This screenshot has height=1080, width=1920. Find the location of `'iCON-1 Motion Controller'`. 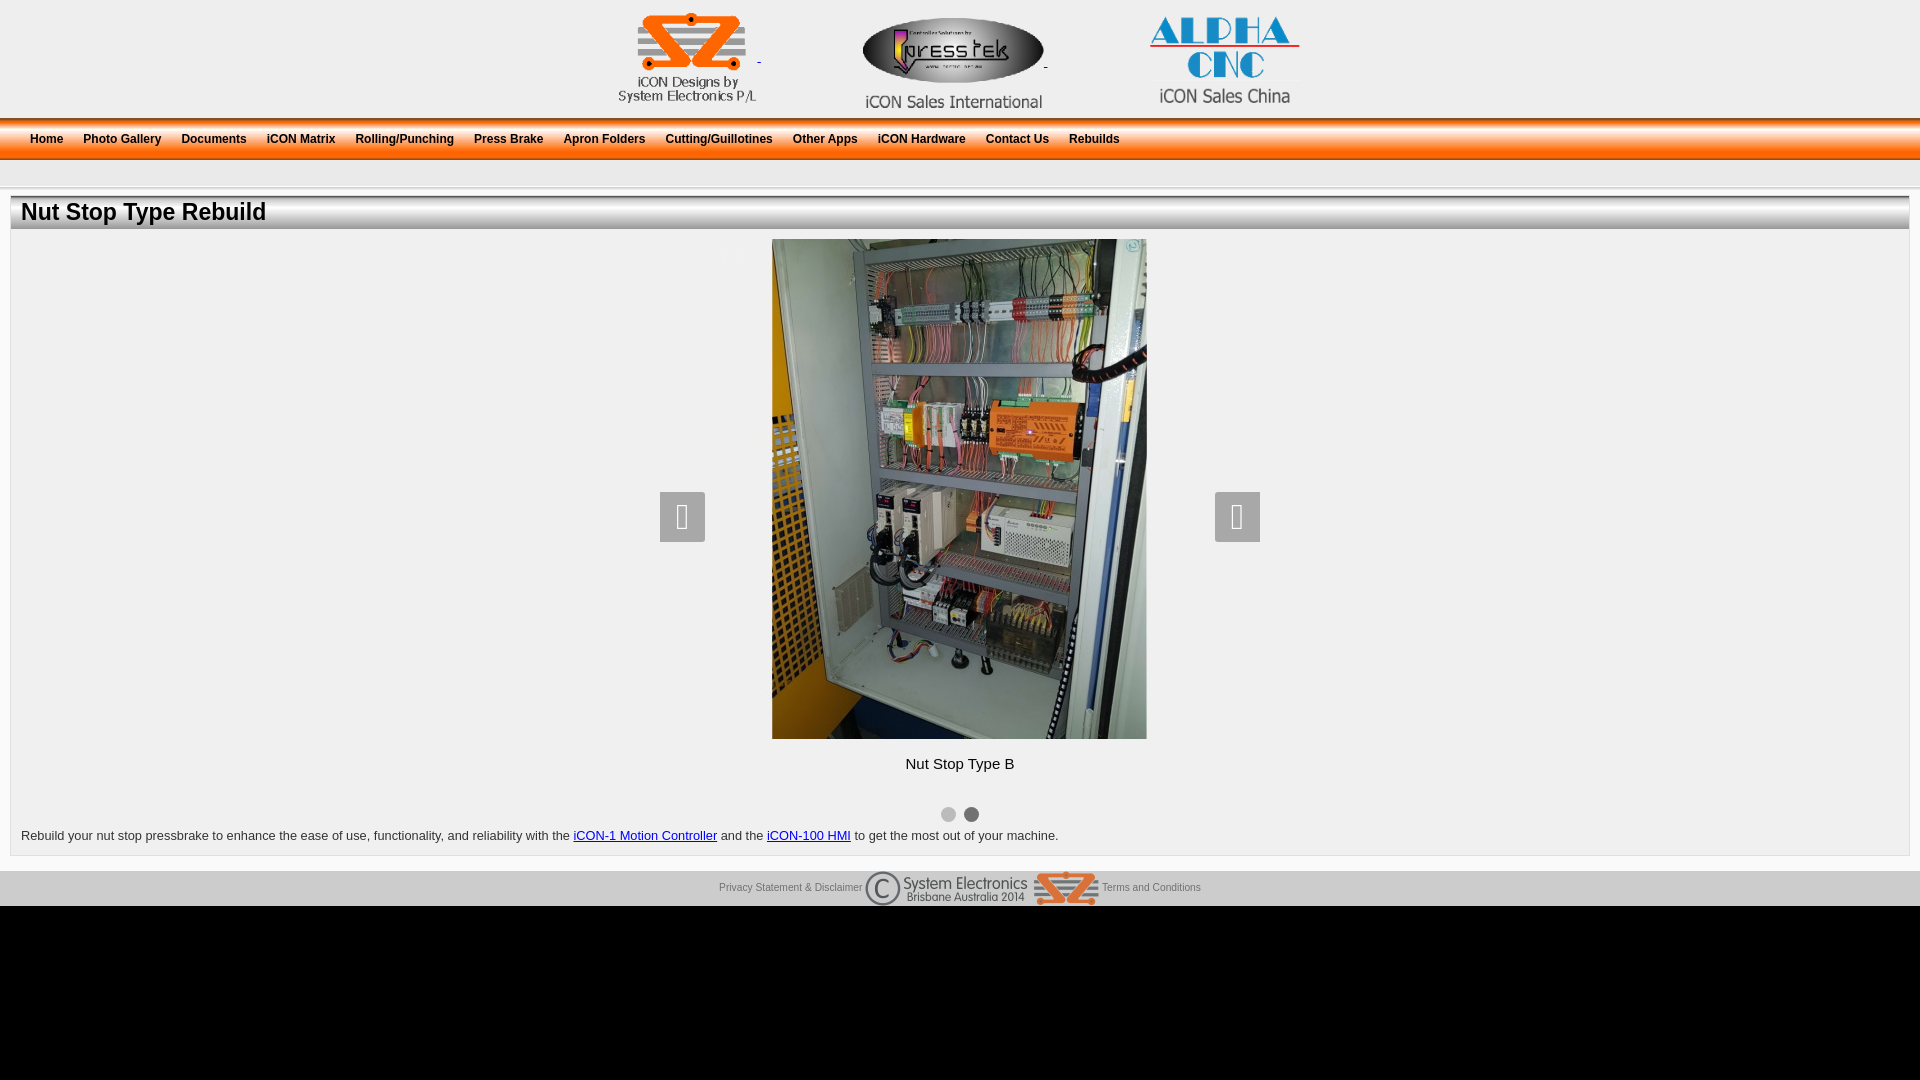

'iCON-1 Motion Controller' is located at coordinates (646, 835).